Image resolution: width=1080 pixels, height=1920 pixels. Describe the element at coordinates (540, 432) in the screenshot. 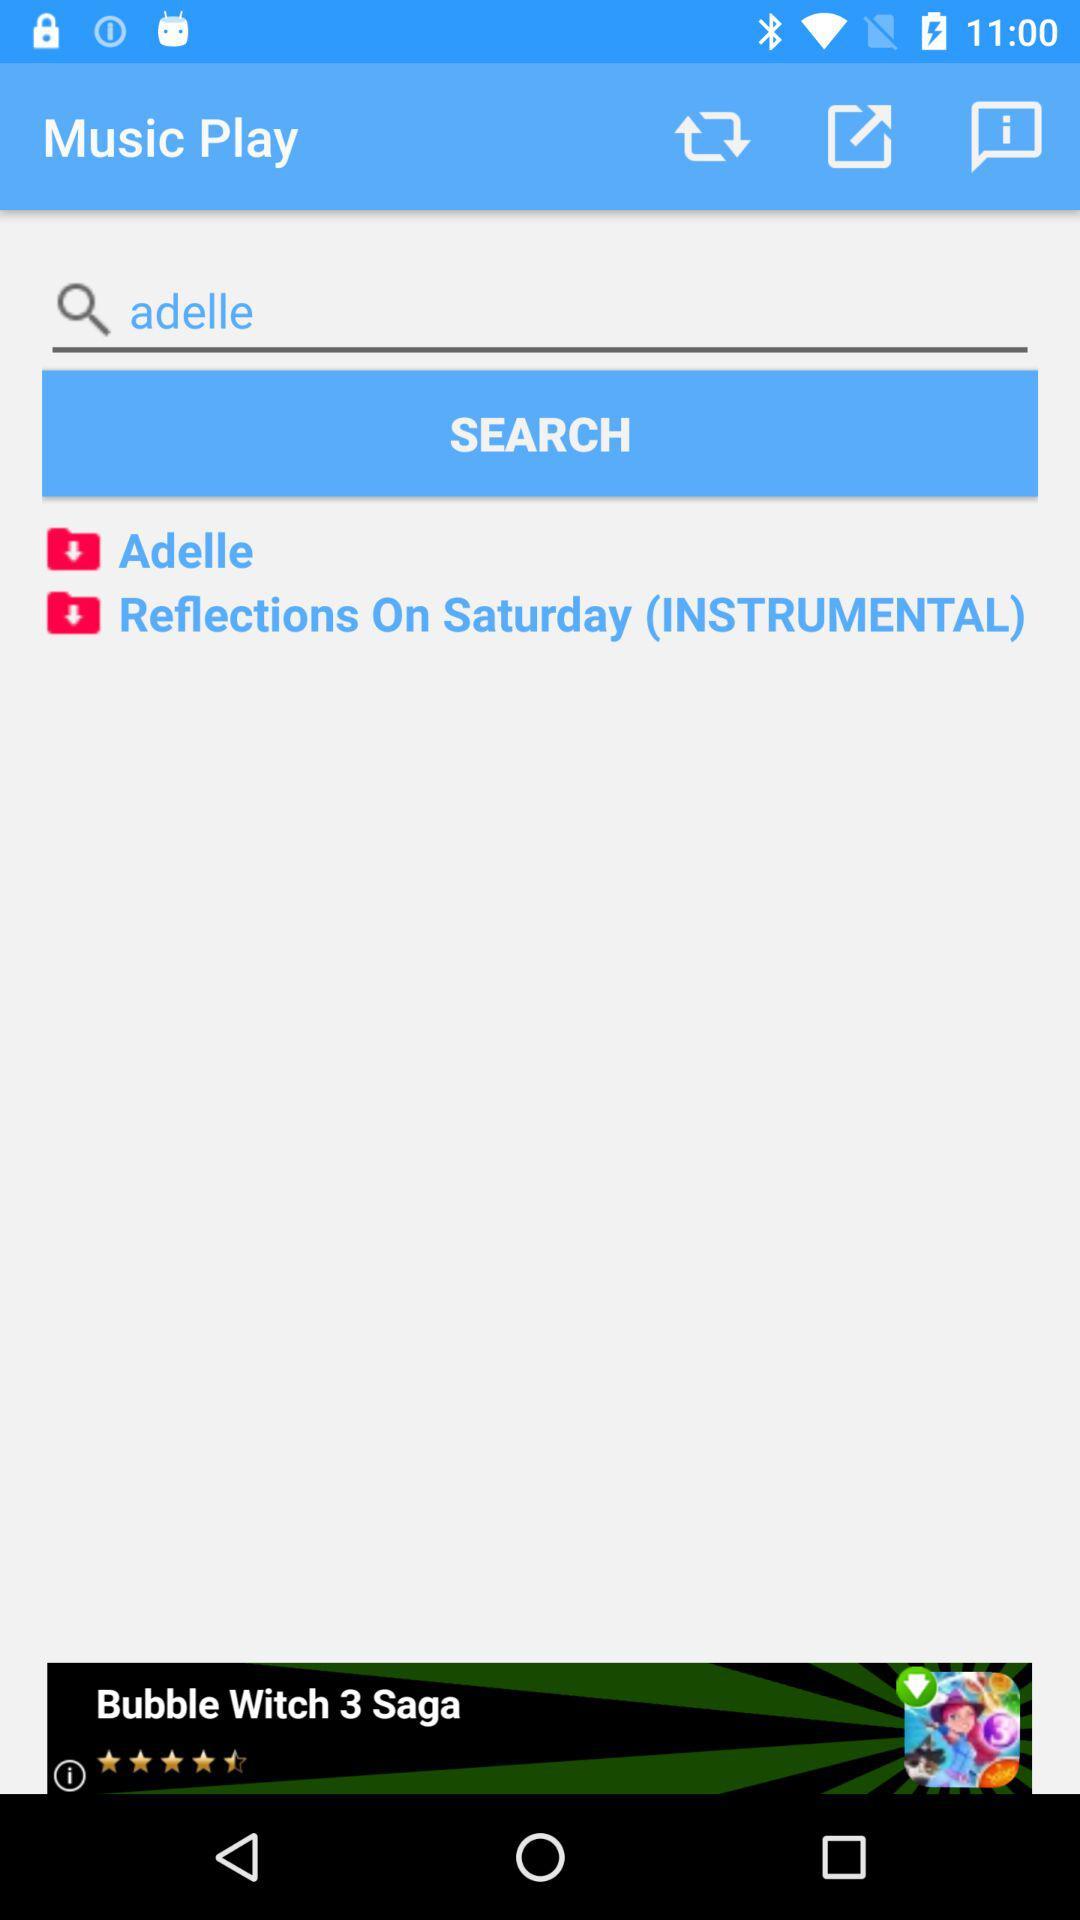

I see `search` at that location.